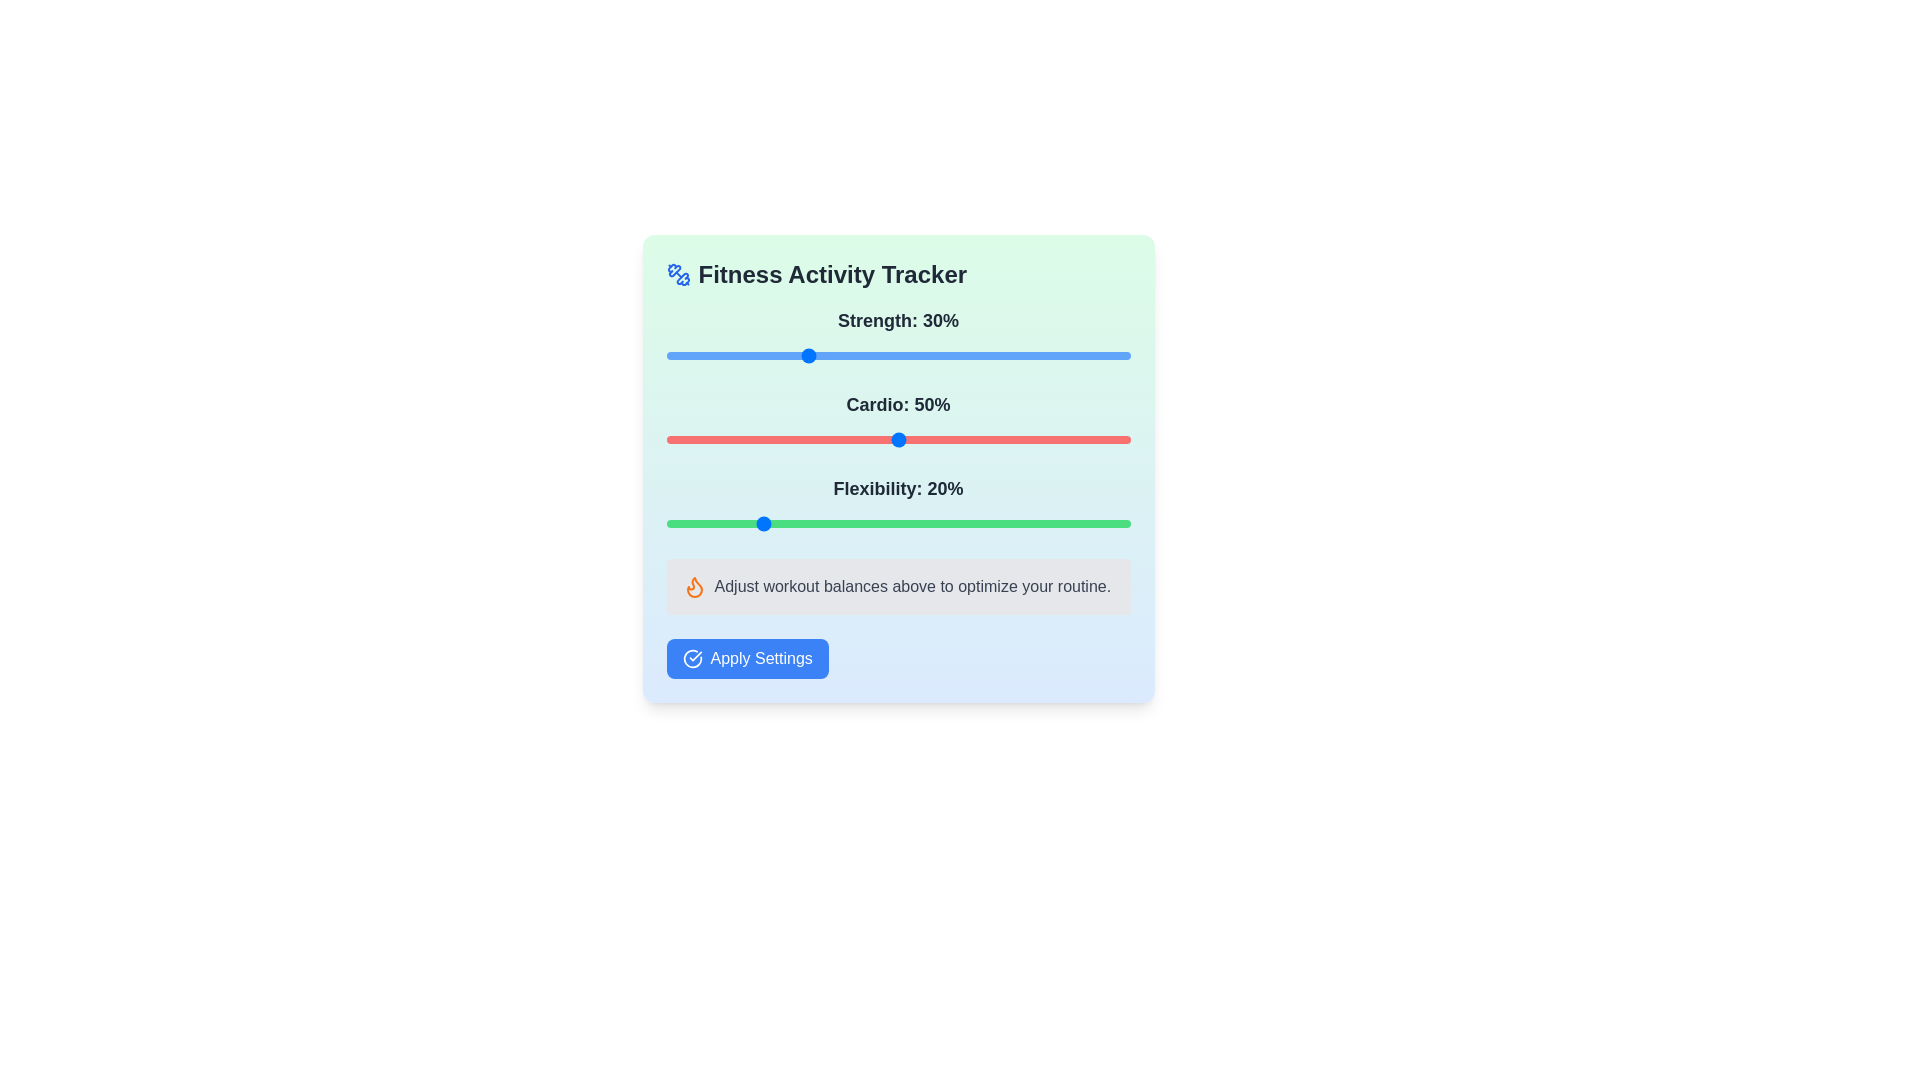 Image resolution: width=1920 pixels, height=1080 pixels. Describe the element at coordinates (772, 438) in the screenshot. I see `cardio level` at that location.